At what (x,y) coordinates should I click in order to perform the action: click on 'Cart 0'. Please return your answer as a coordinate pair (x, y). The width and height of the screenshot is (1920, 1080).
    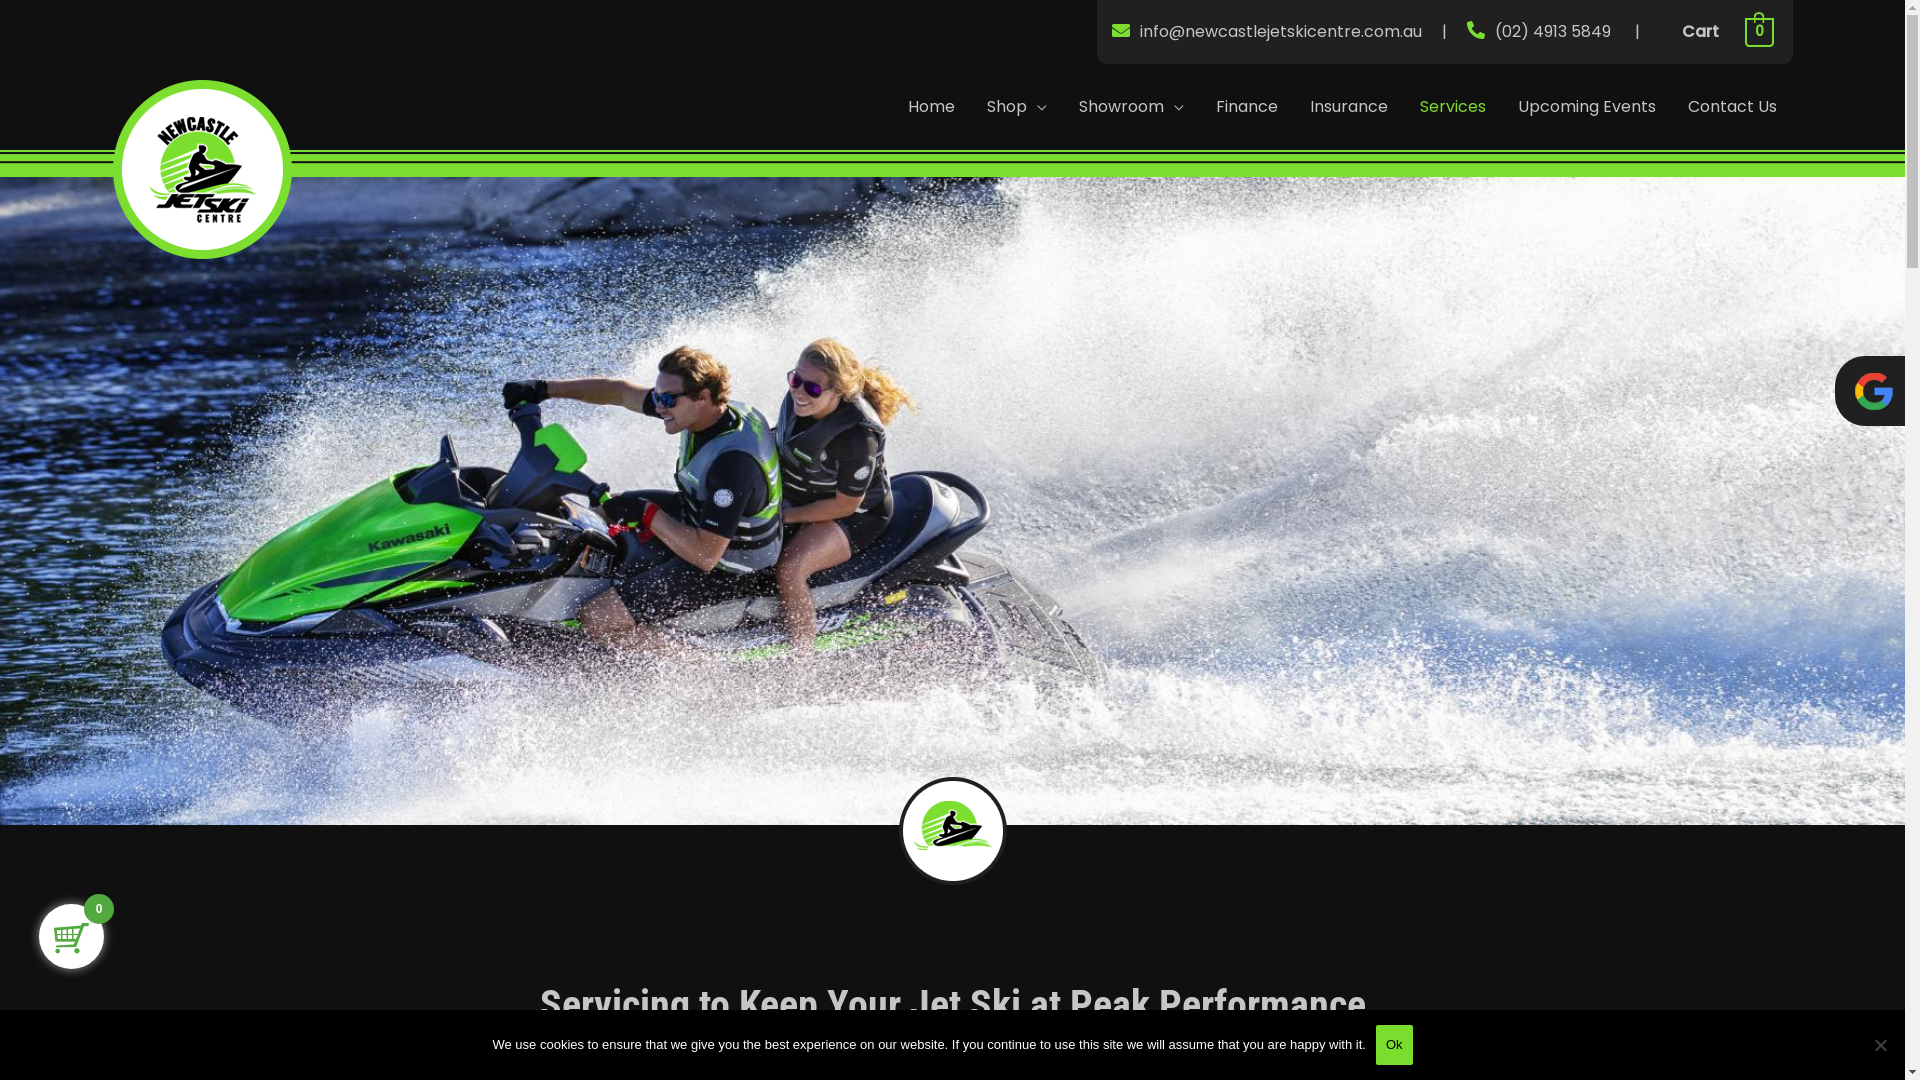
    Looking at the image, I should click on (1716, 31).